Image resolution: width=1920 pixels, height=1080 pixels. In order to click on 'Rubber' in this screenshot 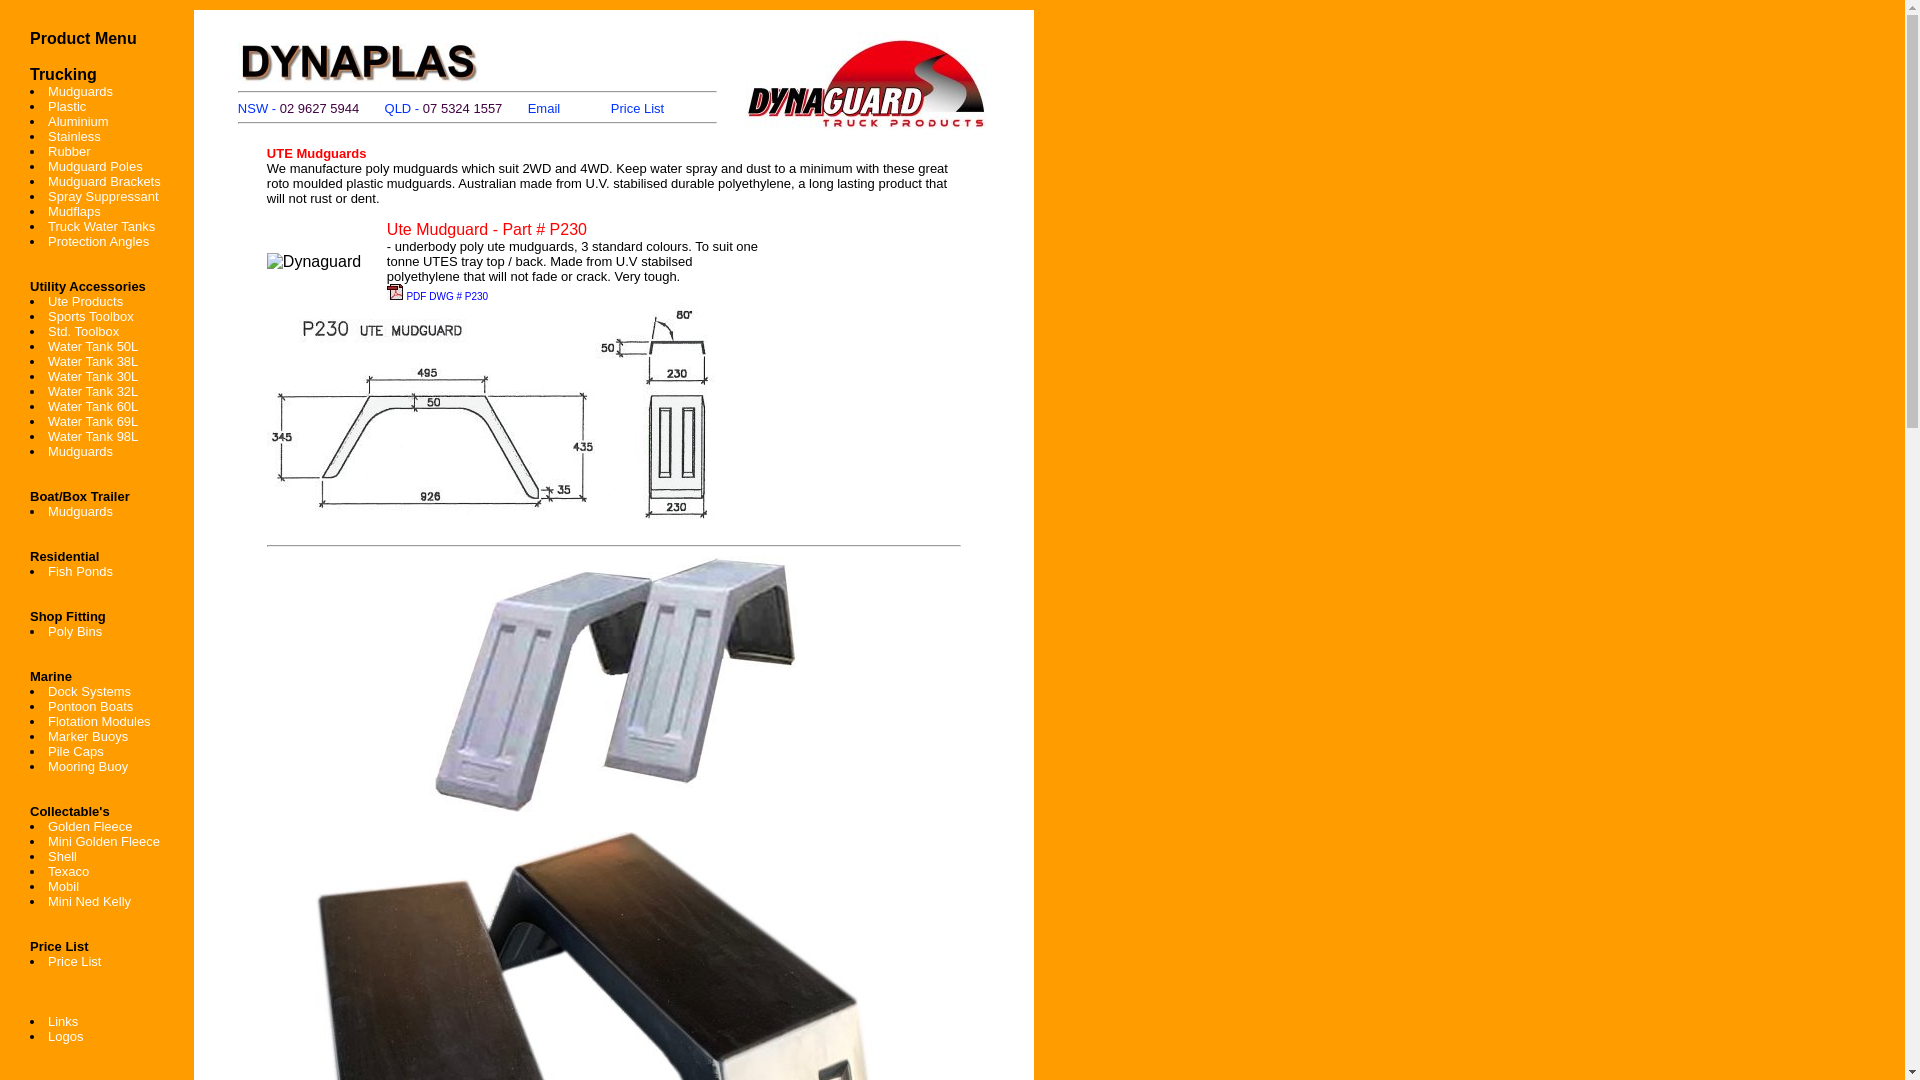, I will do `click(48, 150)`.